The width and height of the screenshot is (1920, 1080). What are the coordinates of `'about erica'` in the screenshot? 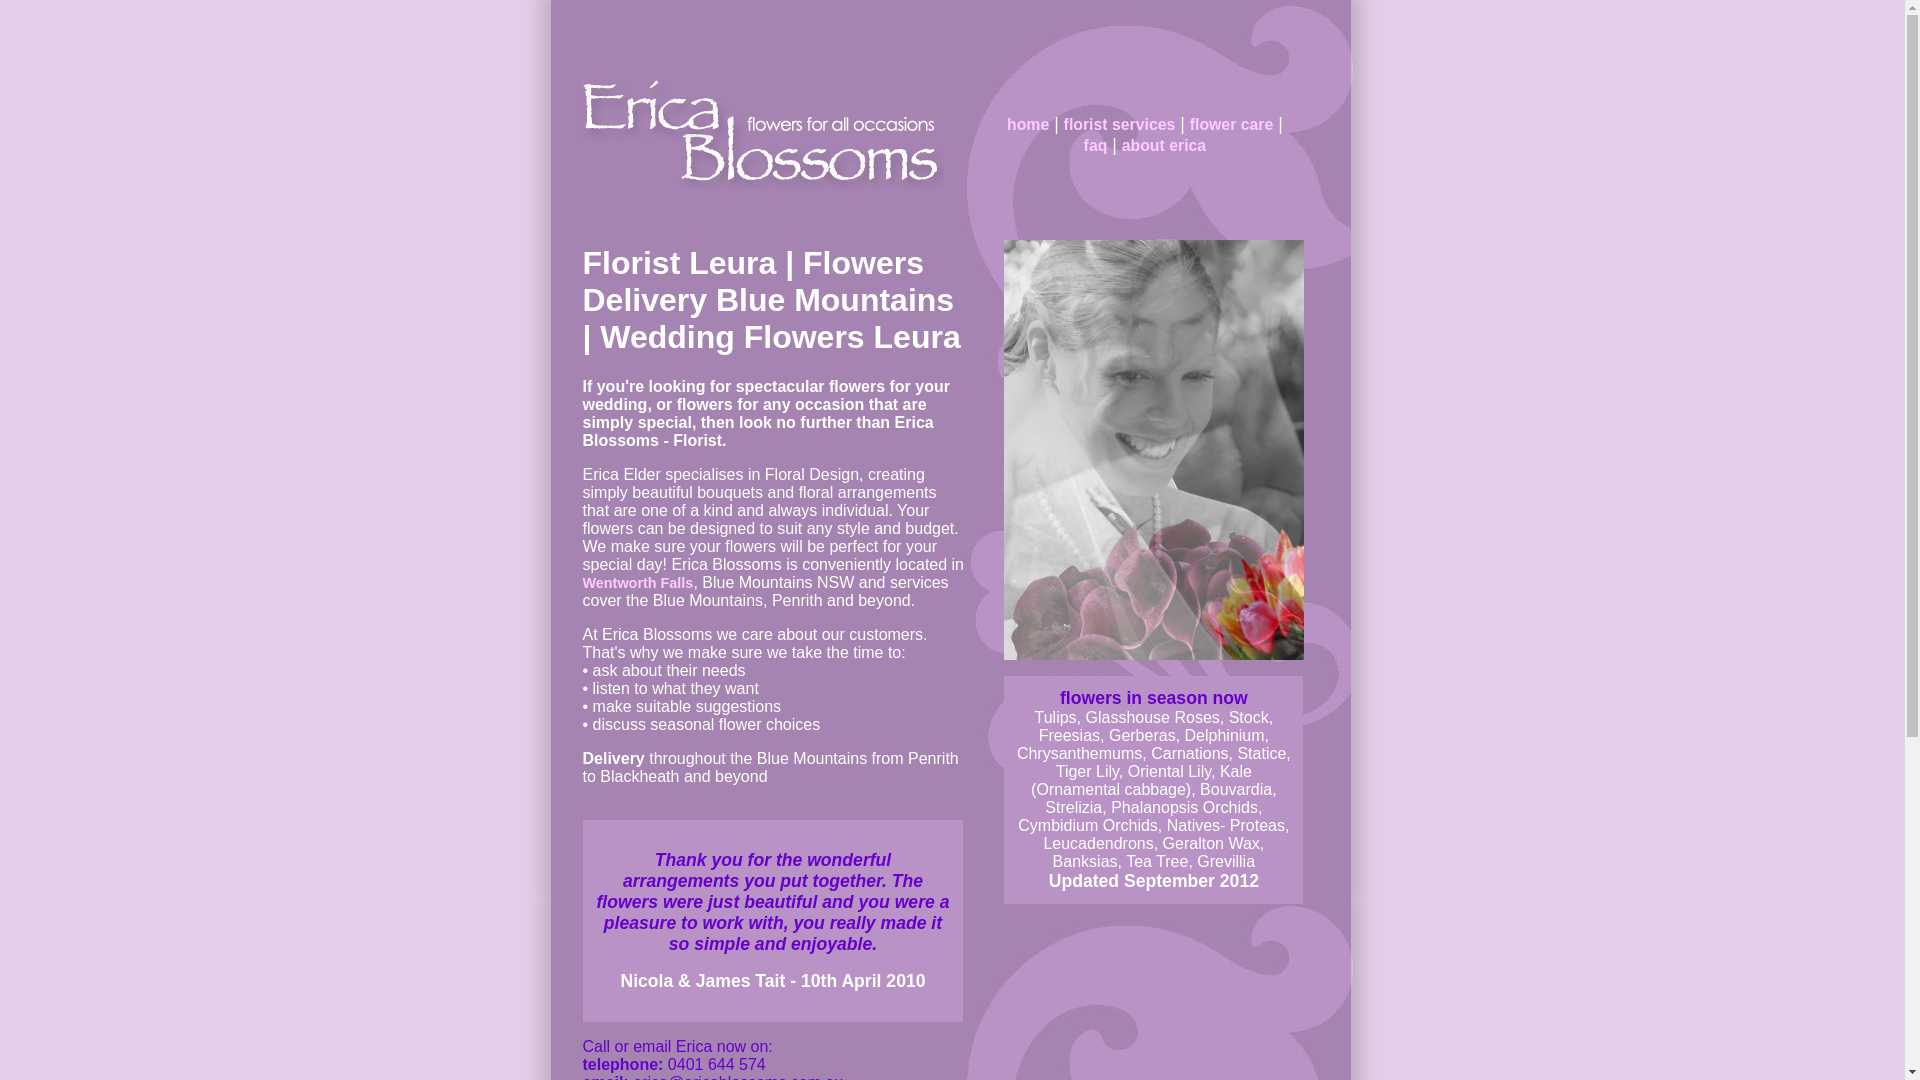 It's located at (1163, 144).